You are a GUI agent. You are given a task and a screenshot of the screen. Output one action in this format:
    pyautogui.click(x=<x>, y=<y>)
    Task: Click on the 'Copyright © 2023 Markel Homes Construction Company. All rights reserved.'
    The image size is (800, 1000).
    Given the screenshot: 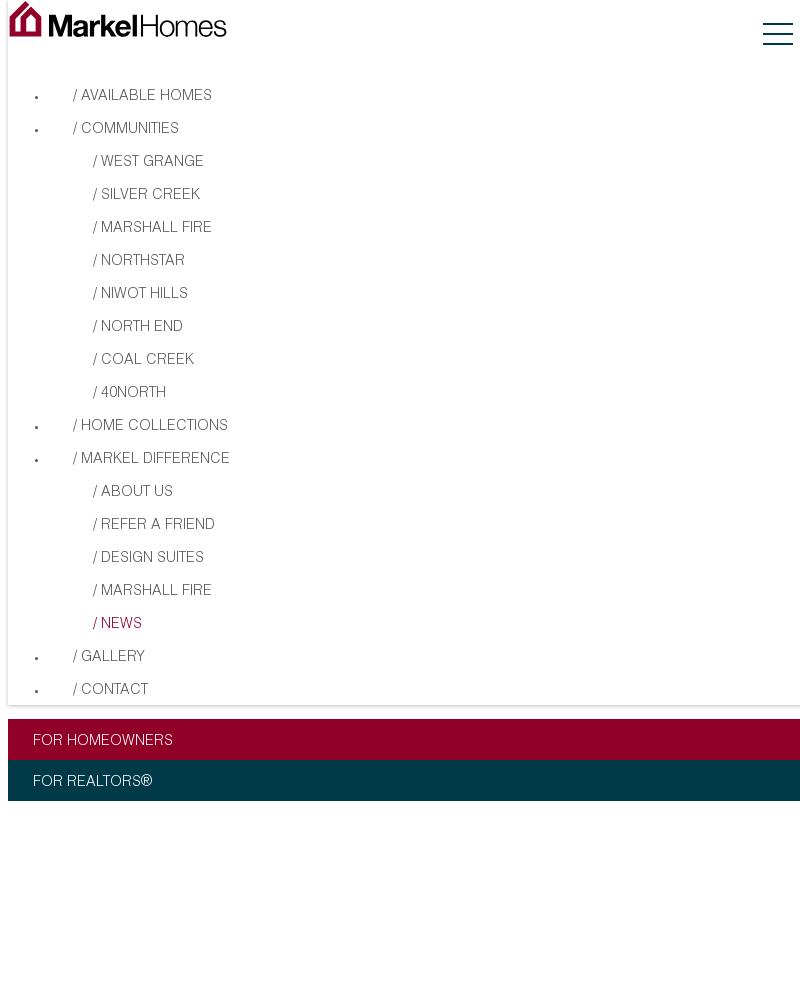 What is the action you would take?
    pyautogui.click(x=400, y=465)
    